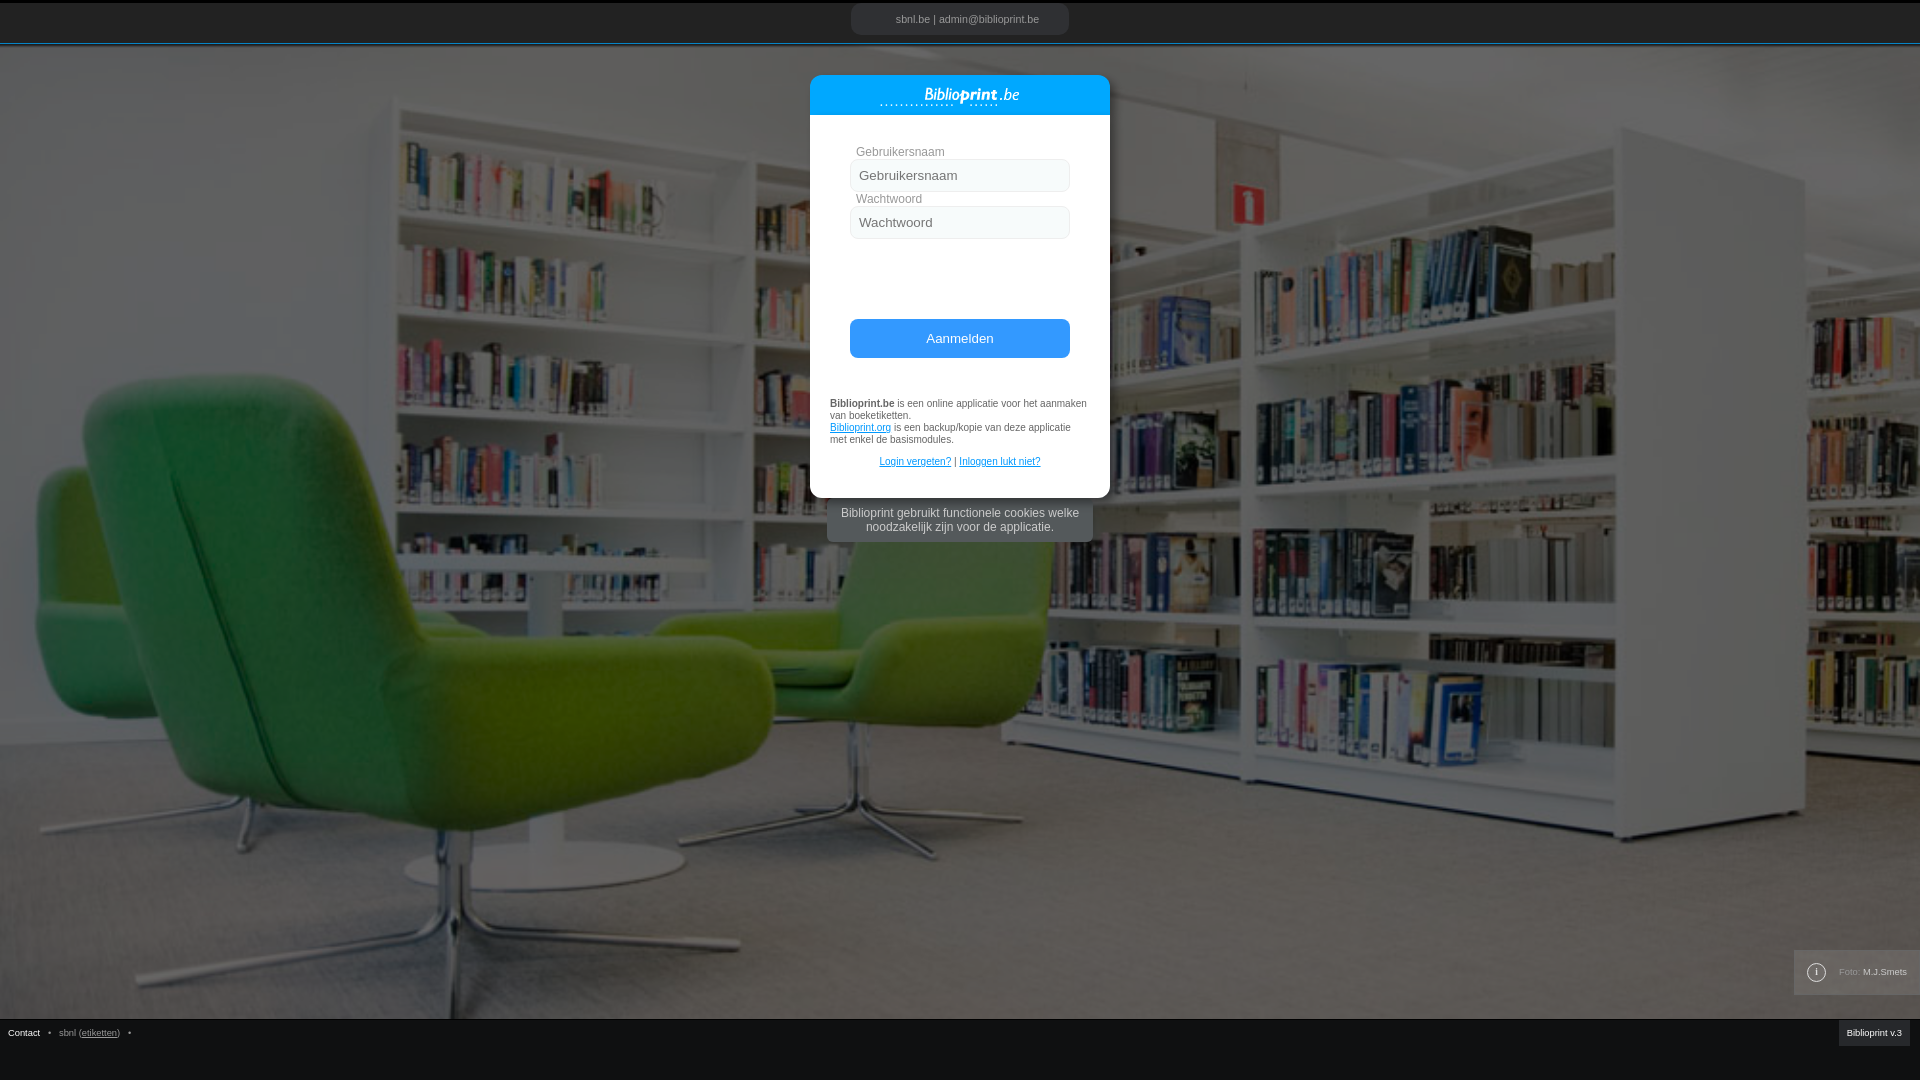 This screenshot has width=1920, height=1080. Describe the element at coordinates (988, 19) in the screenshot. I see `'admin@biblioprint.be'` at that location.